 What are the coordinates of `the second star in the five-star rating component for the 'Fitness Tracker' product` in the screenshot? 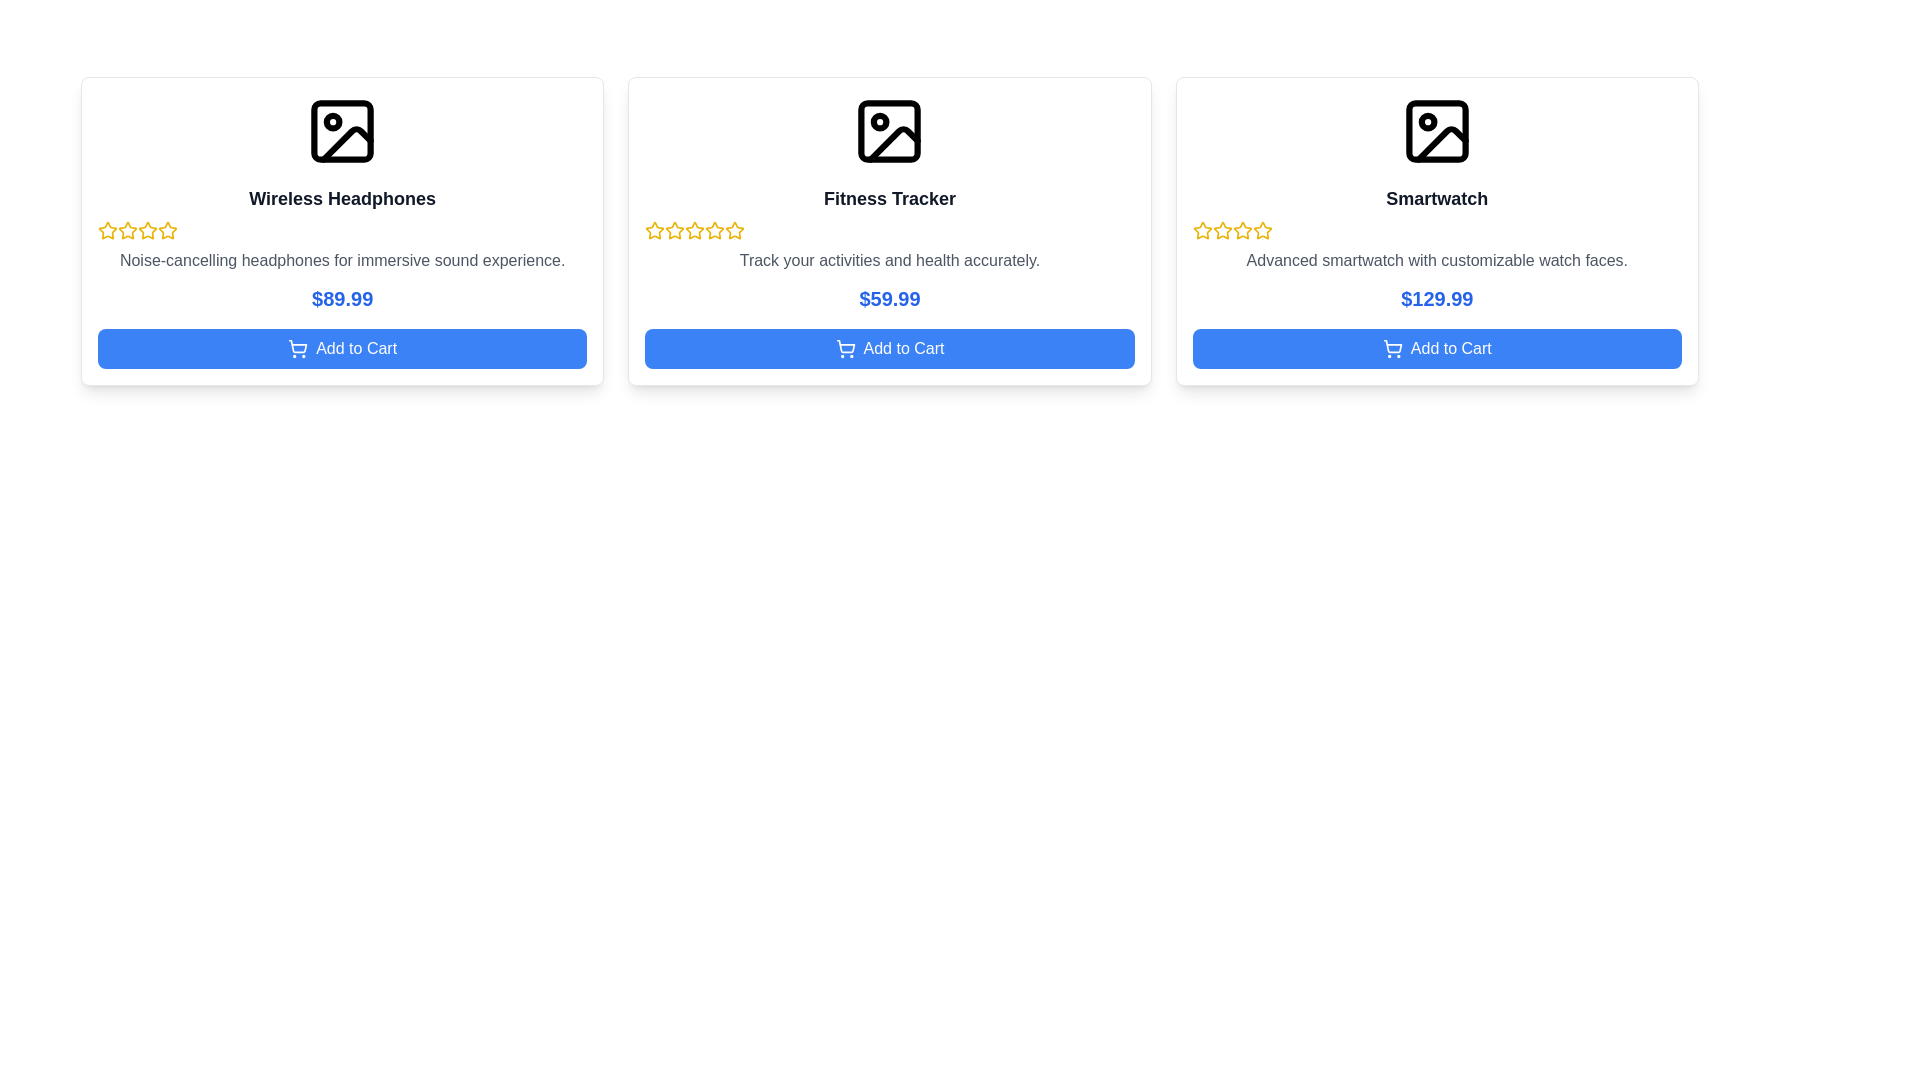 It's located at (695, 229).